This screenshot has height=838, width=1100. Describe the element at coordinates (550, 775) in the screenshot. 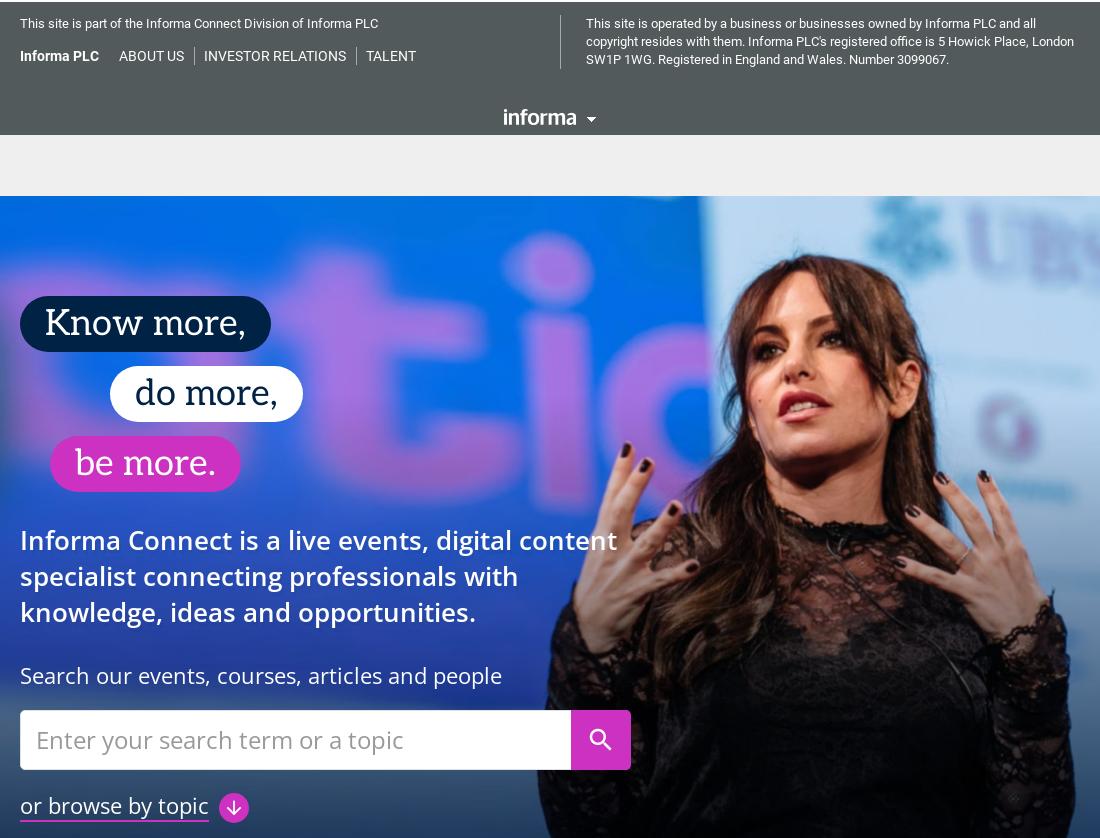

I see `'Browse our events, training, articles and people by topic'` at that location.